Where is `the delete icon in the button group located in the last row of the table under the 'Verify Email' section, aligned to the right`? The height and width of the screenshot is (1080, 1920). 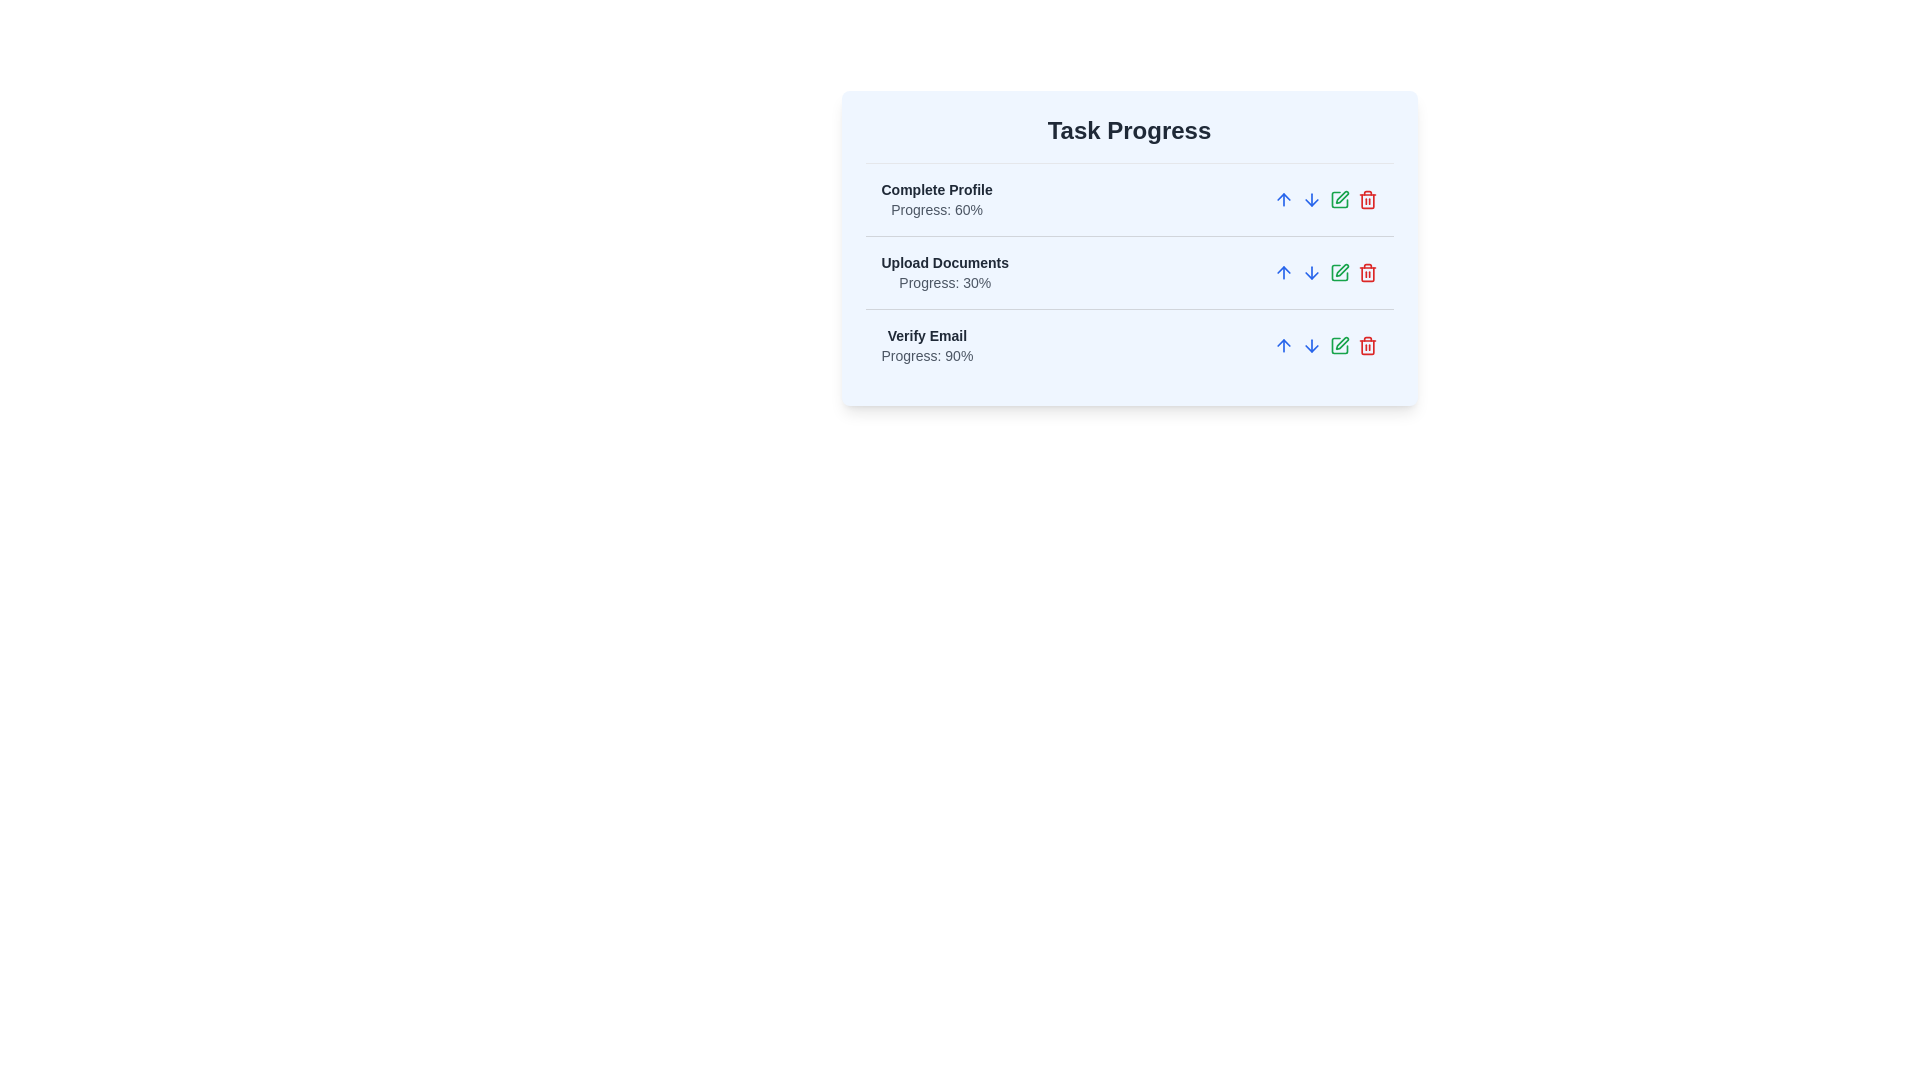 the delete icon in the button group located in the last row of the table under the 'Verify Email' section, aligned to the right is located at coordinates (1325, 345).